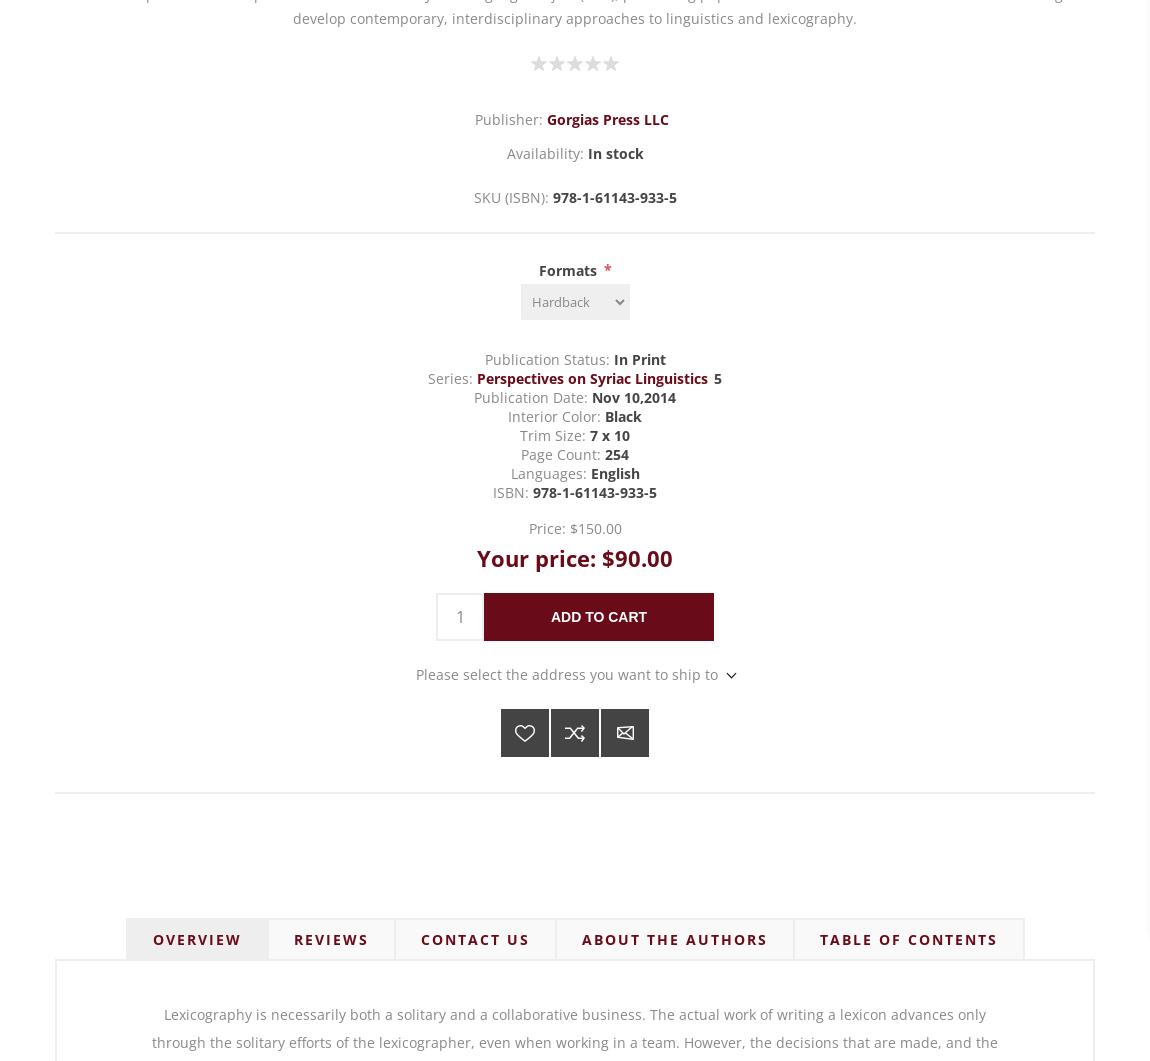 Image resolution: width=1150 pixels, height=1061 pixels. What do you see at coordinates (588, 435) in the screenshot?
I see `'7 x 10'` at bounding box center [588, 435].